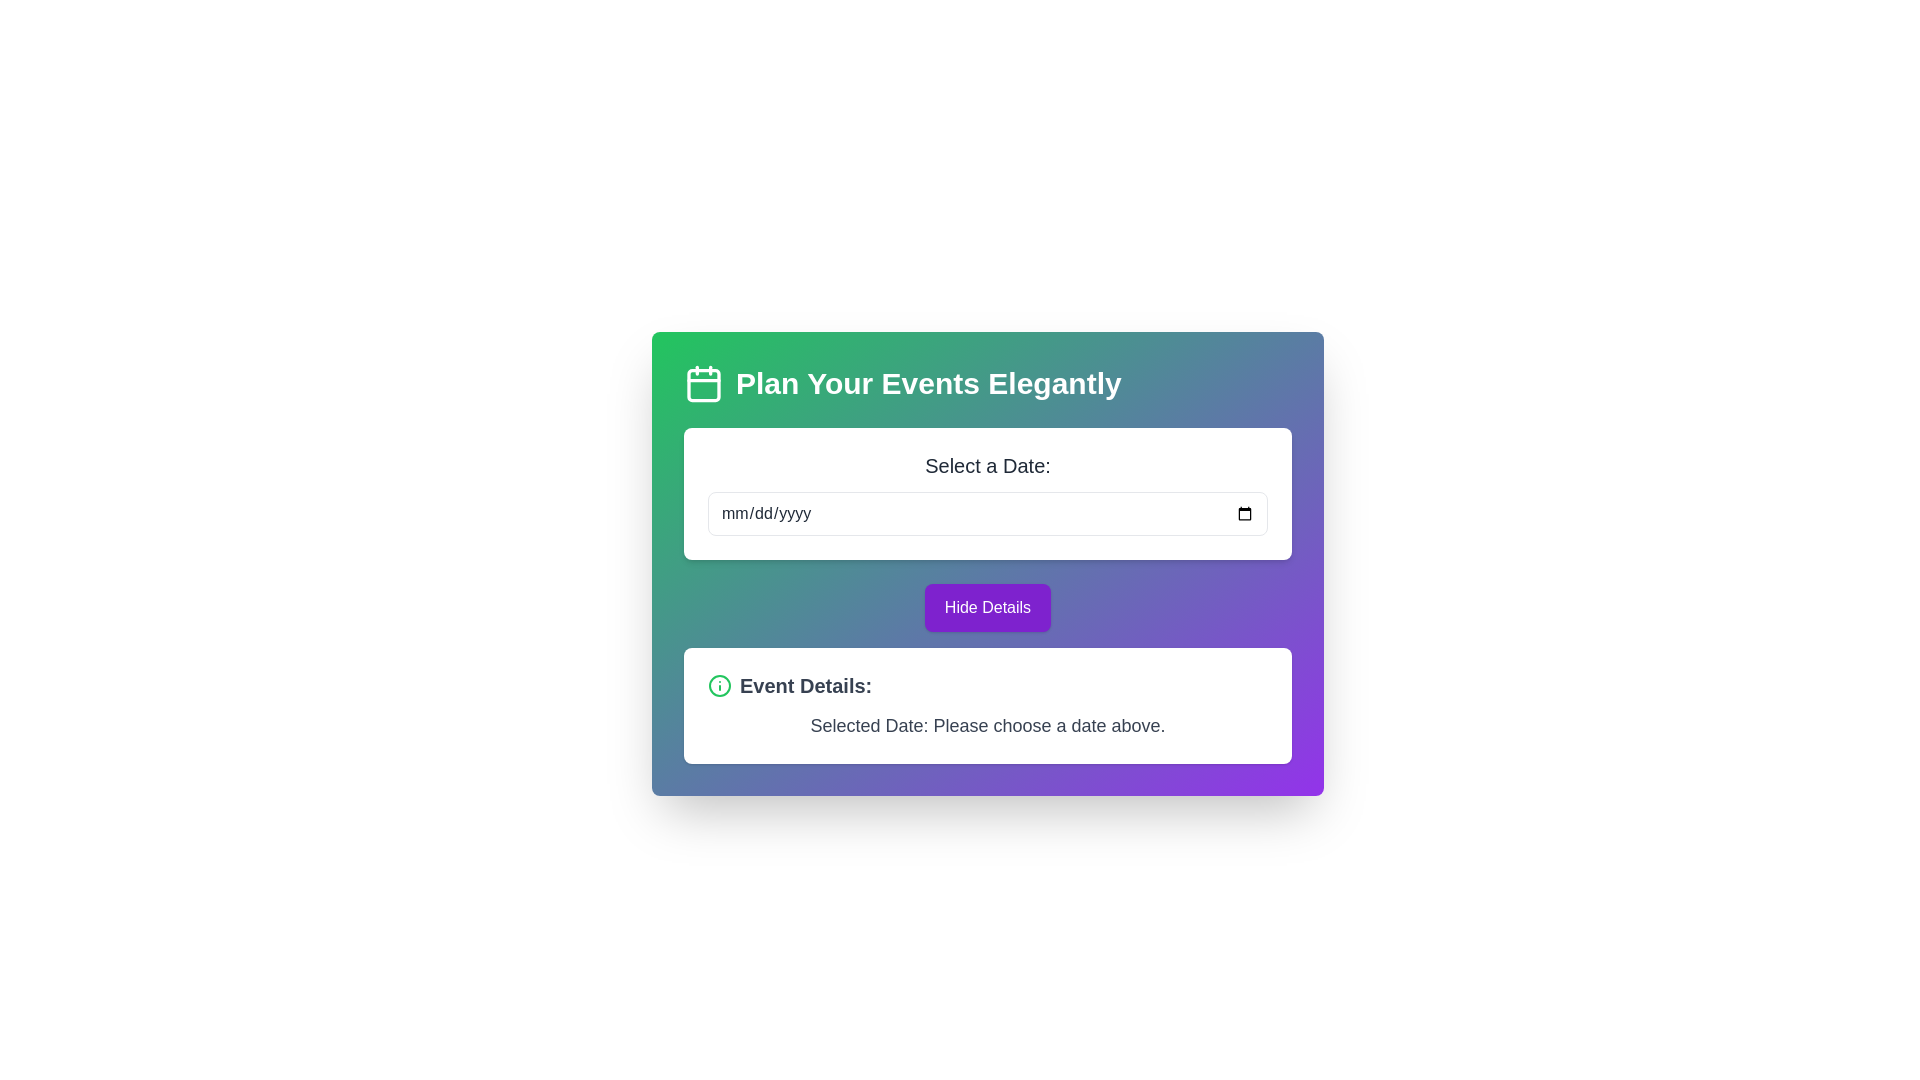 This screenshot has height=1080, width=1920. I want to click on the purple button labeled 'Hide Details' to change its color, which is located below the 'Select a Date:' section and above the 'Event Details:' section, so click(988, 607).